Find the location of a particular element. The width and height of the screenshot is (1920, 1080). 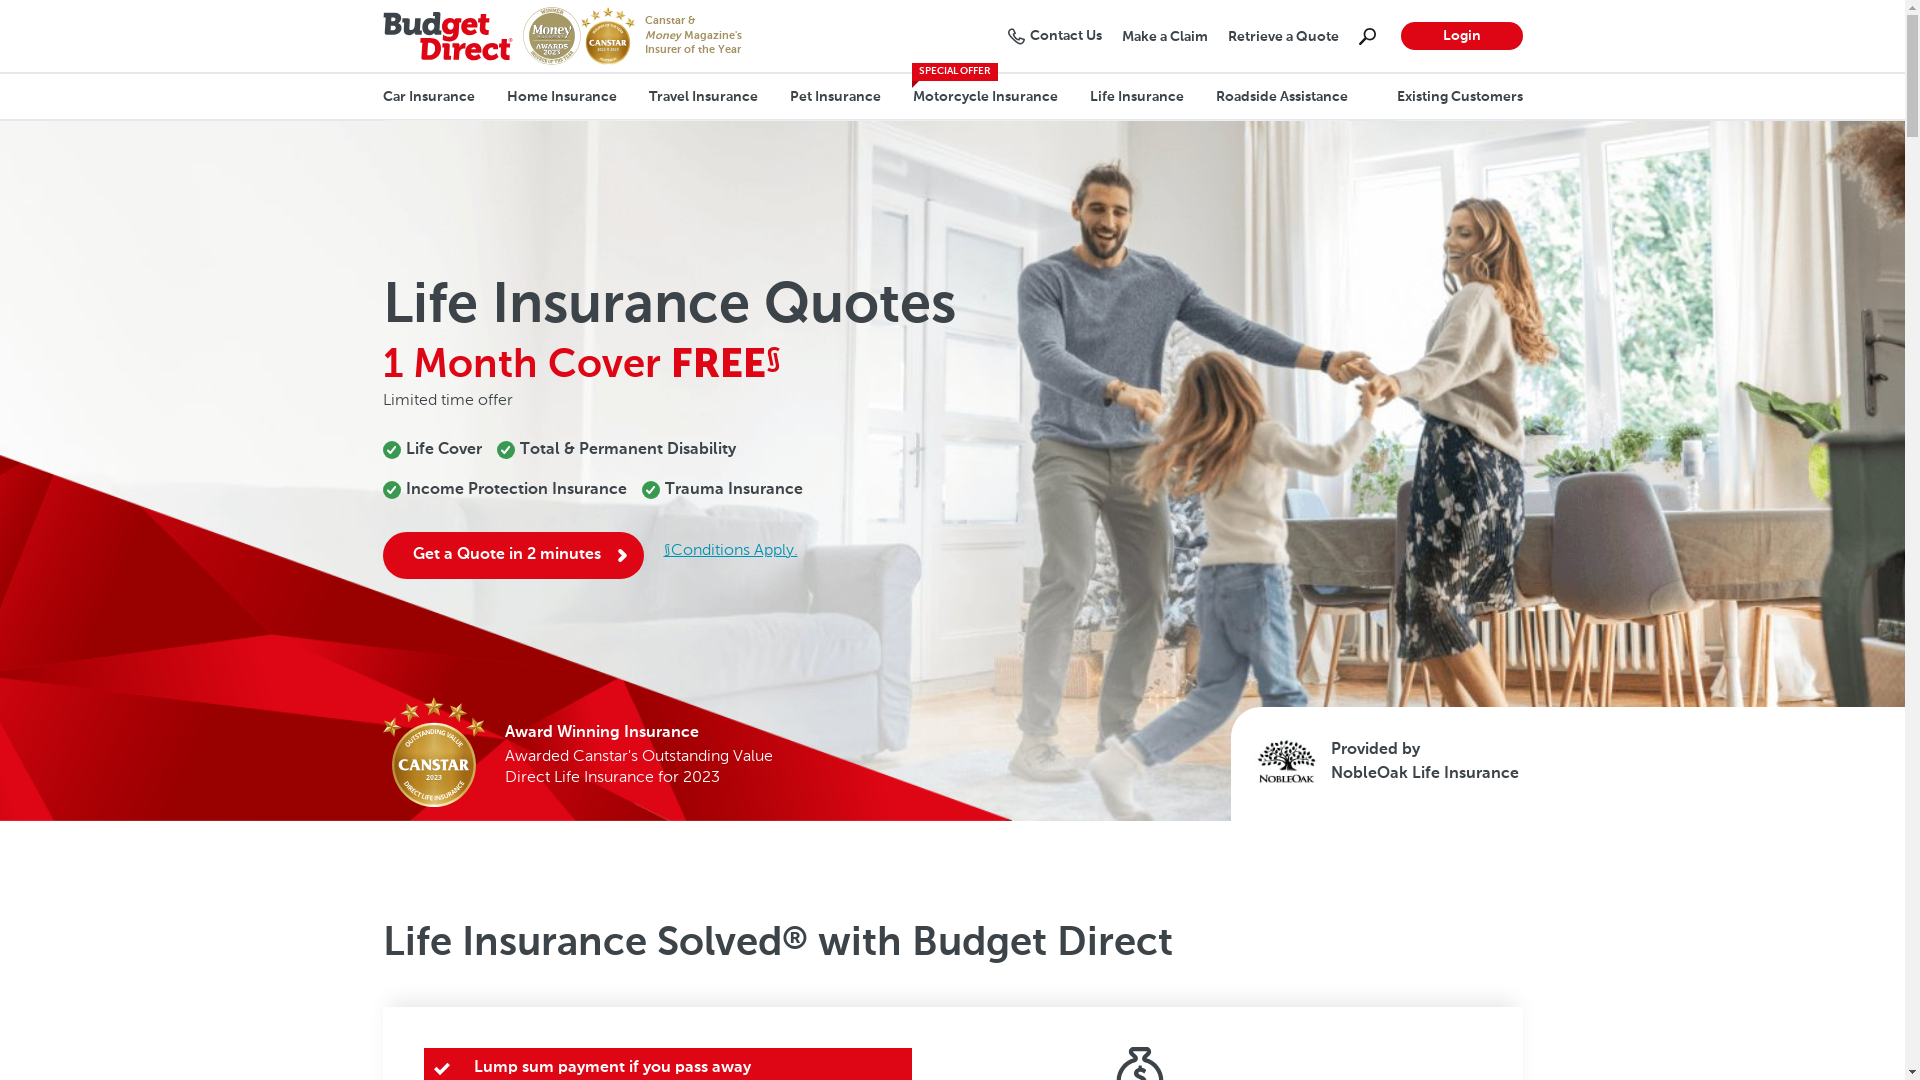

'Make a Claim' is located at coordinates (1165, 37).